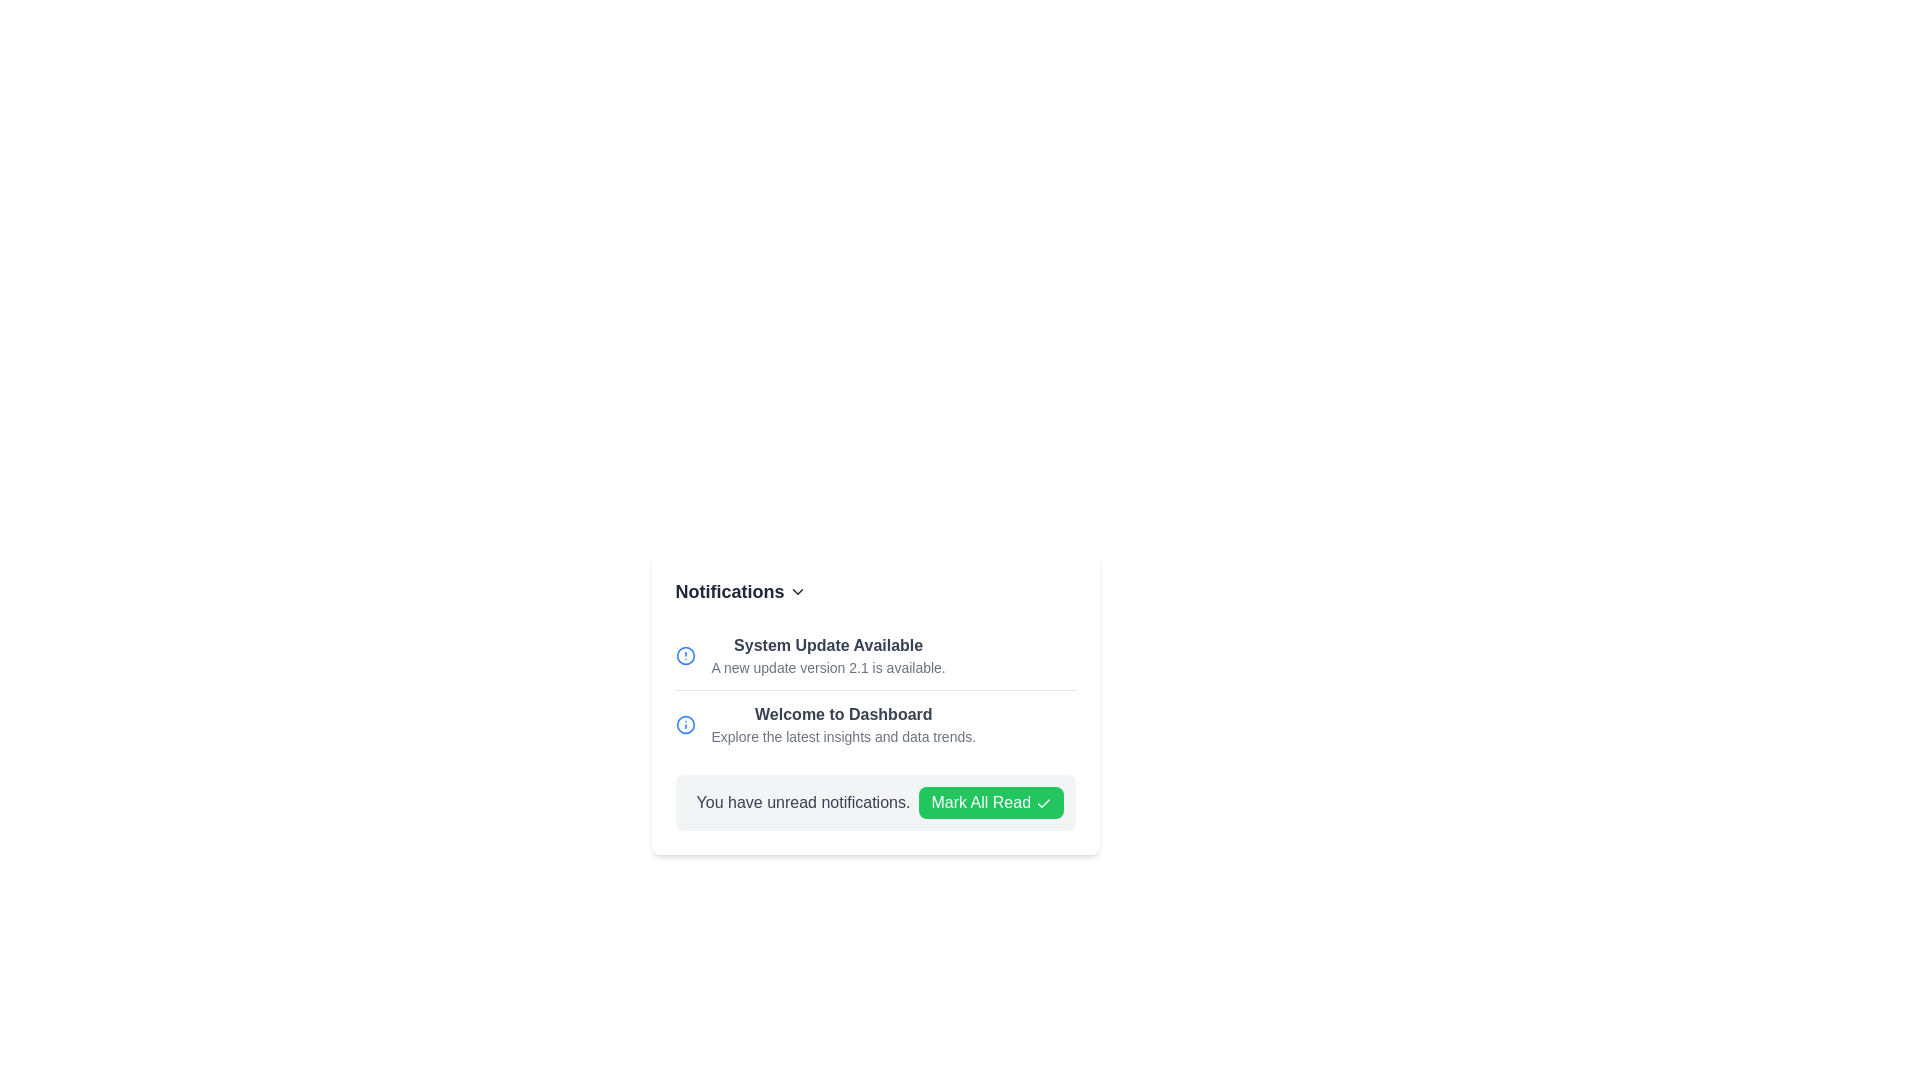 This screenshot has width=1920, height=1080. What do you see at coordinates (685, 725) in the screenshot?
I see `SVG circle element with a blue stroke located near the upper left corner of the 'System Update Available' notification` at bounding box center [685, 725].